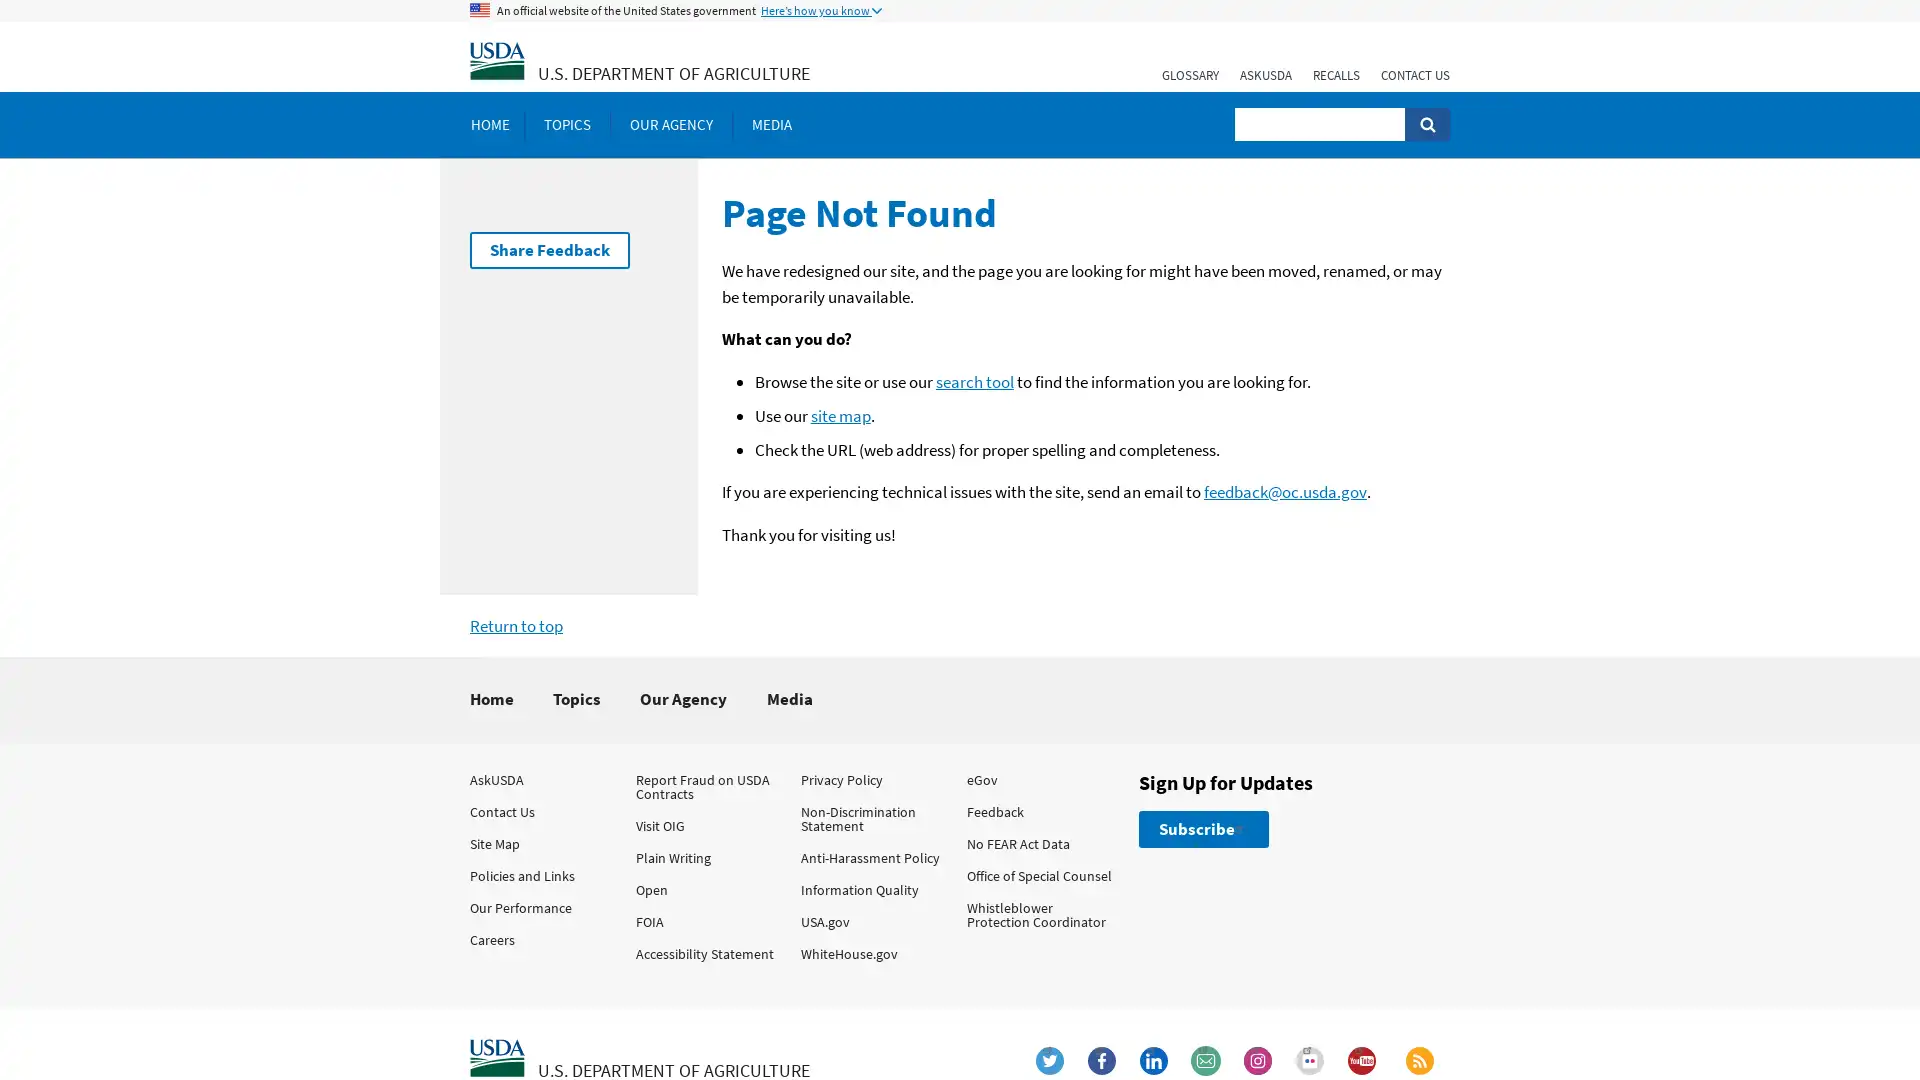  I want to click on TOPICS, so click(566, 124).